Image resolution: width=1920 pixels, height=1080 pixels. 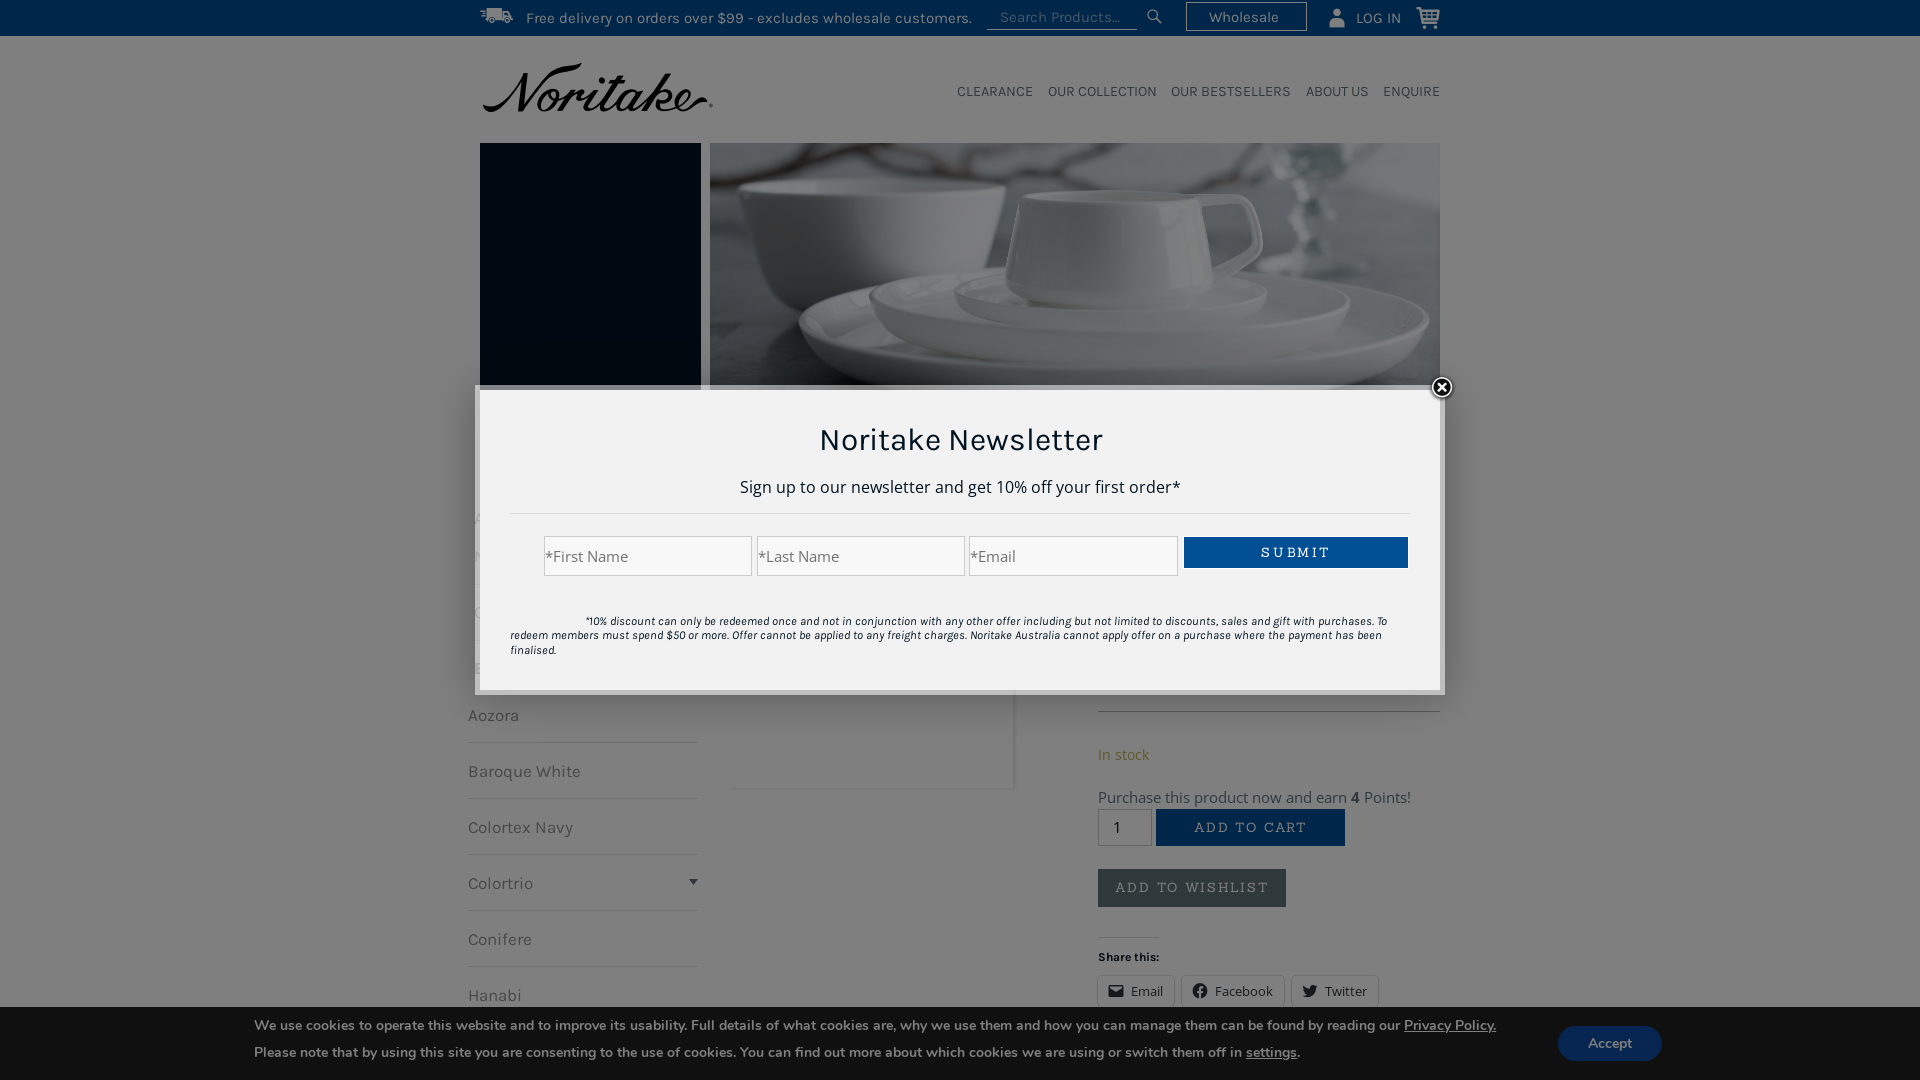 What do you see at coordinates (1191, 886) in the screenshot?
I see `'ADD TO WISHLIST'` at bounding box center [1191, 886].